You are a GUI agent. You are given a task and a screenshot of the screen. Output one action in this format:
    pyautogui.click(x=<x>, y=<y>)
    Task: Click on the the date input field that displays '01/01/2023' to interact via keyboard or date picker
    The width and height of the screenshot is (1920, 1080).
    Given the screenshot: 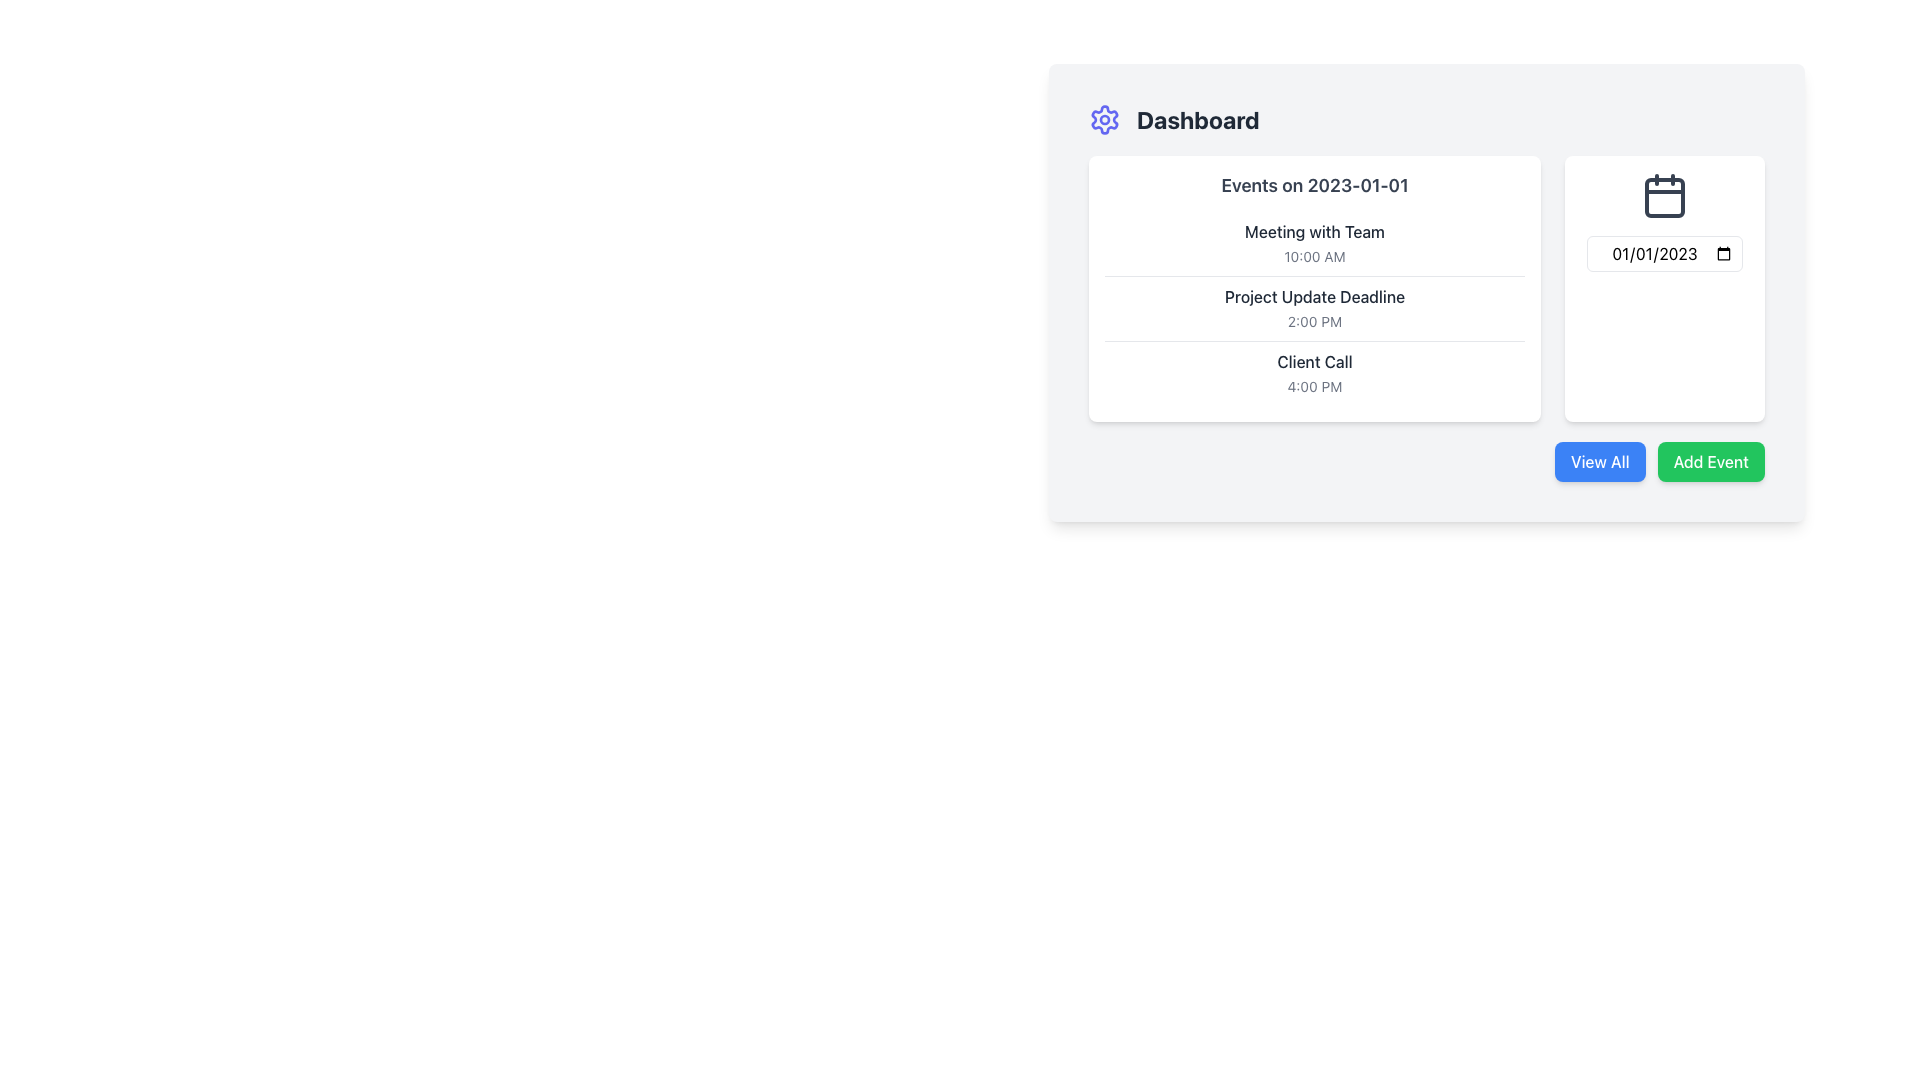 What is the action you would take?
    pyautogui.click(x=1665, y=253)
    